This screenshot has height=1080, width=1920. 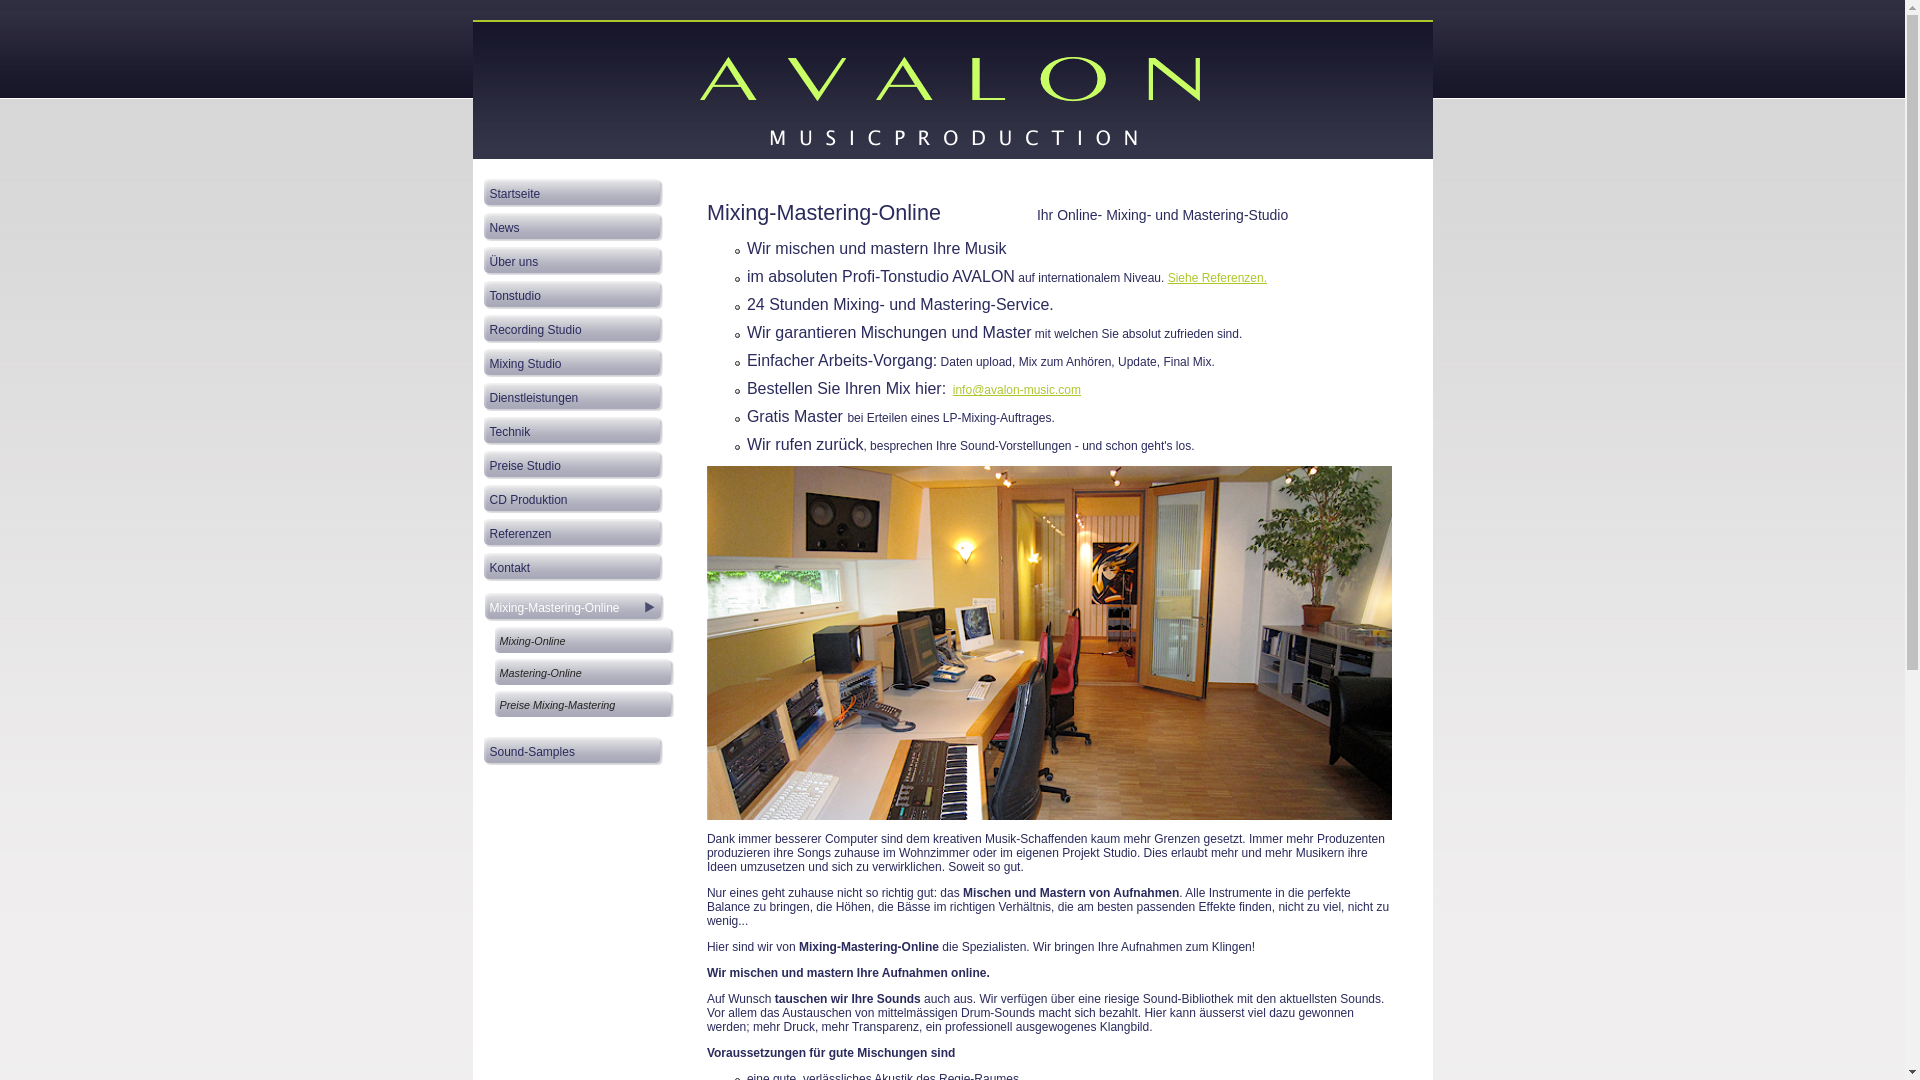 What do you see at coordinates (583, 670) in the screenshot?
I see `'Mastering-Online'` at bounding box center [583, 670].